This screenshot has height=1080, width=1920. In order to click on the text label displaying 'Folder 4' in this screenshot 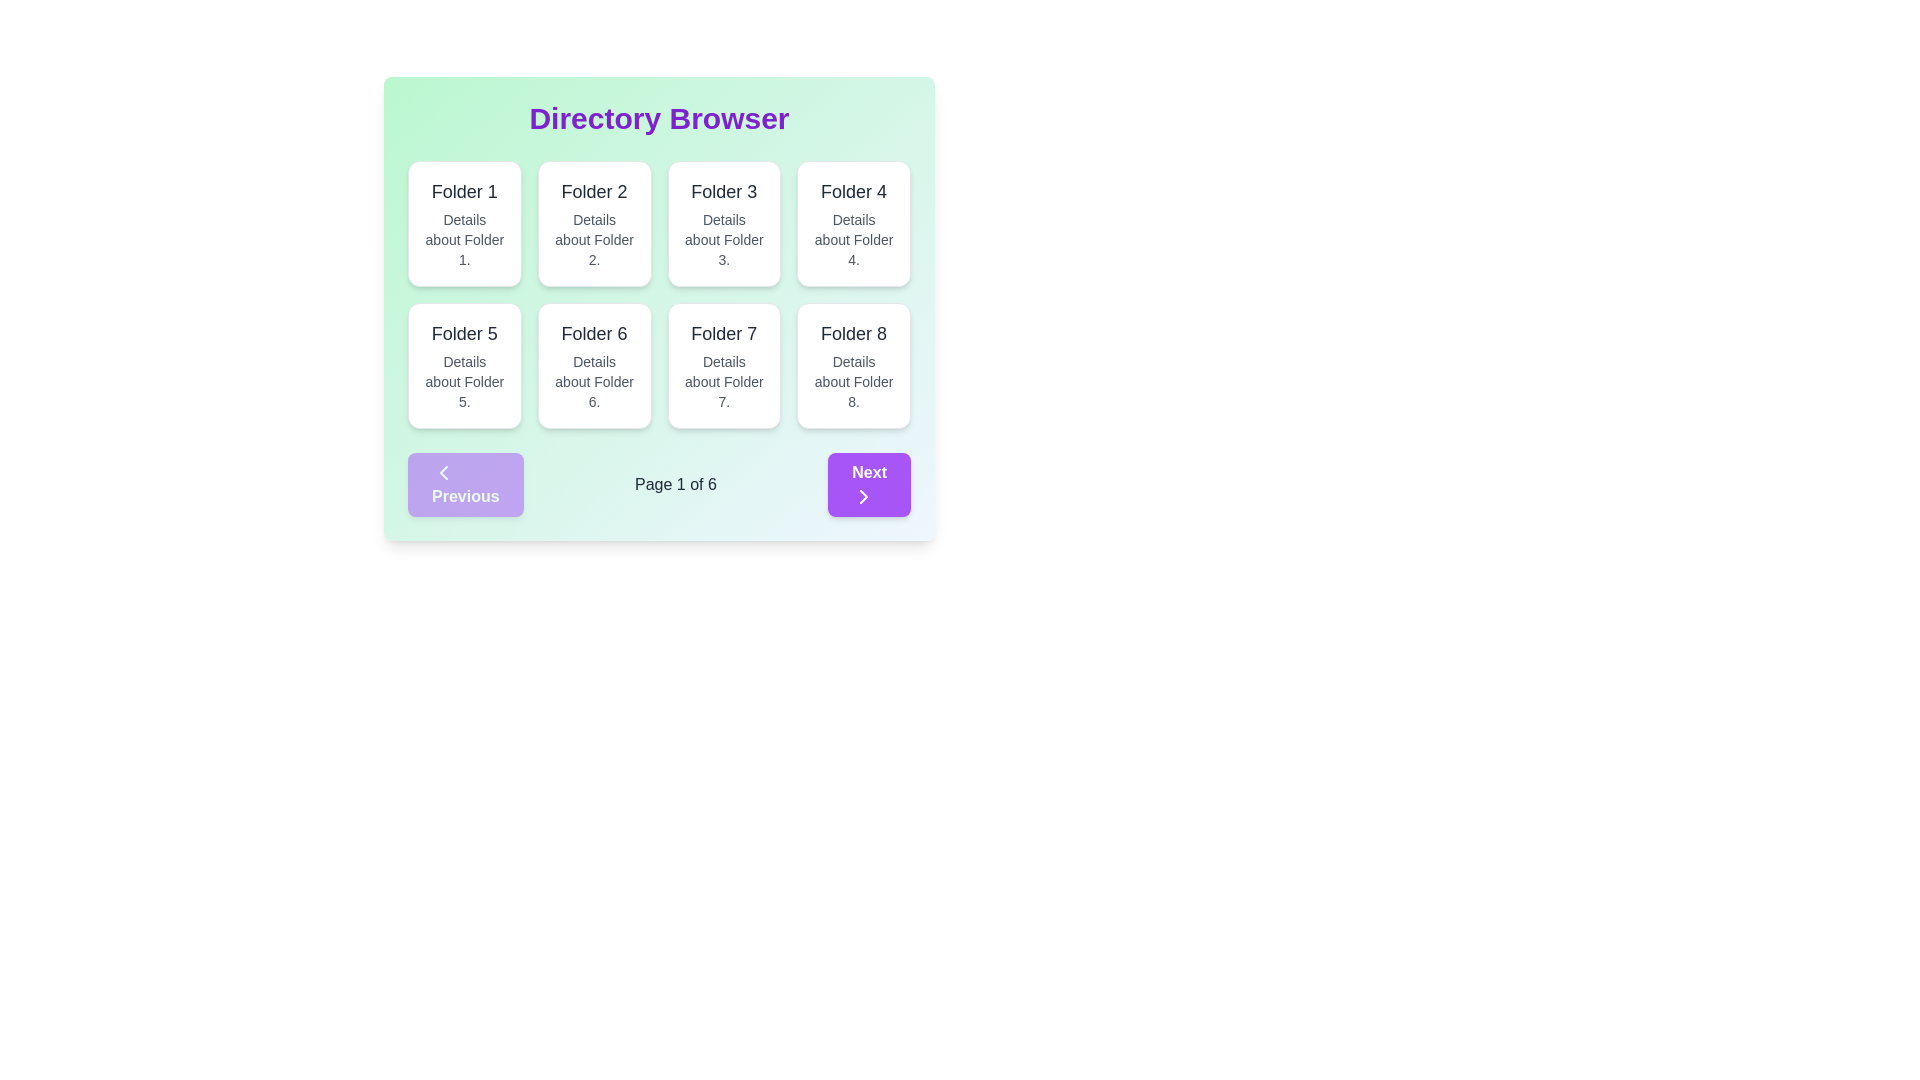, I will do `click(854, 192)`.